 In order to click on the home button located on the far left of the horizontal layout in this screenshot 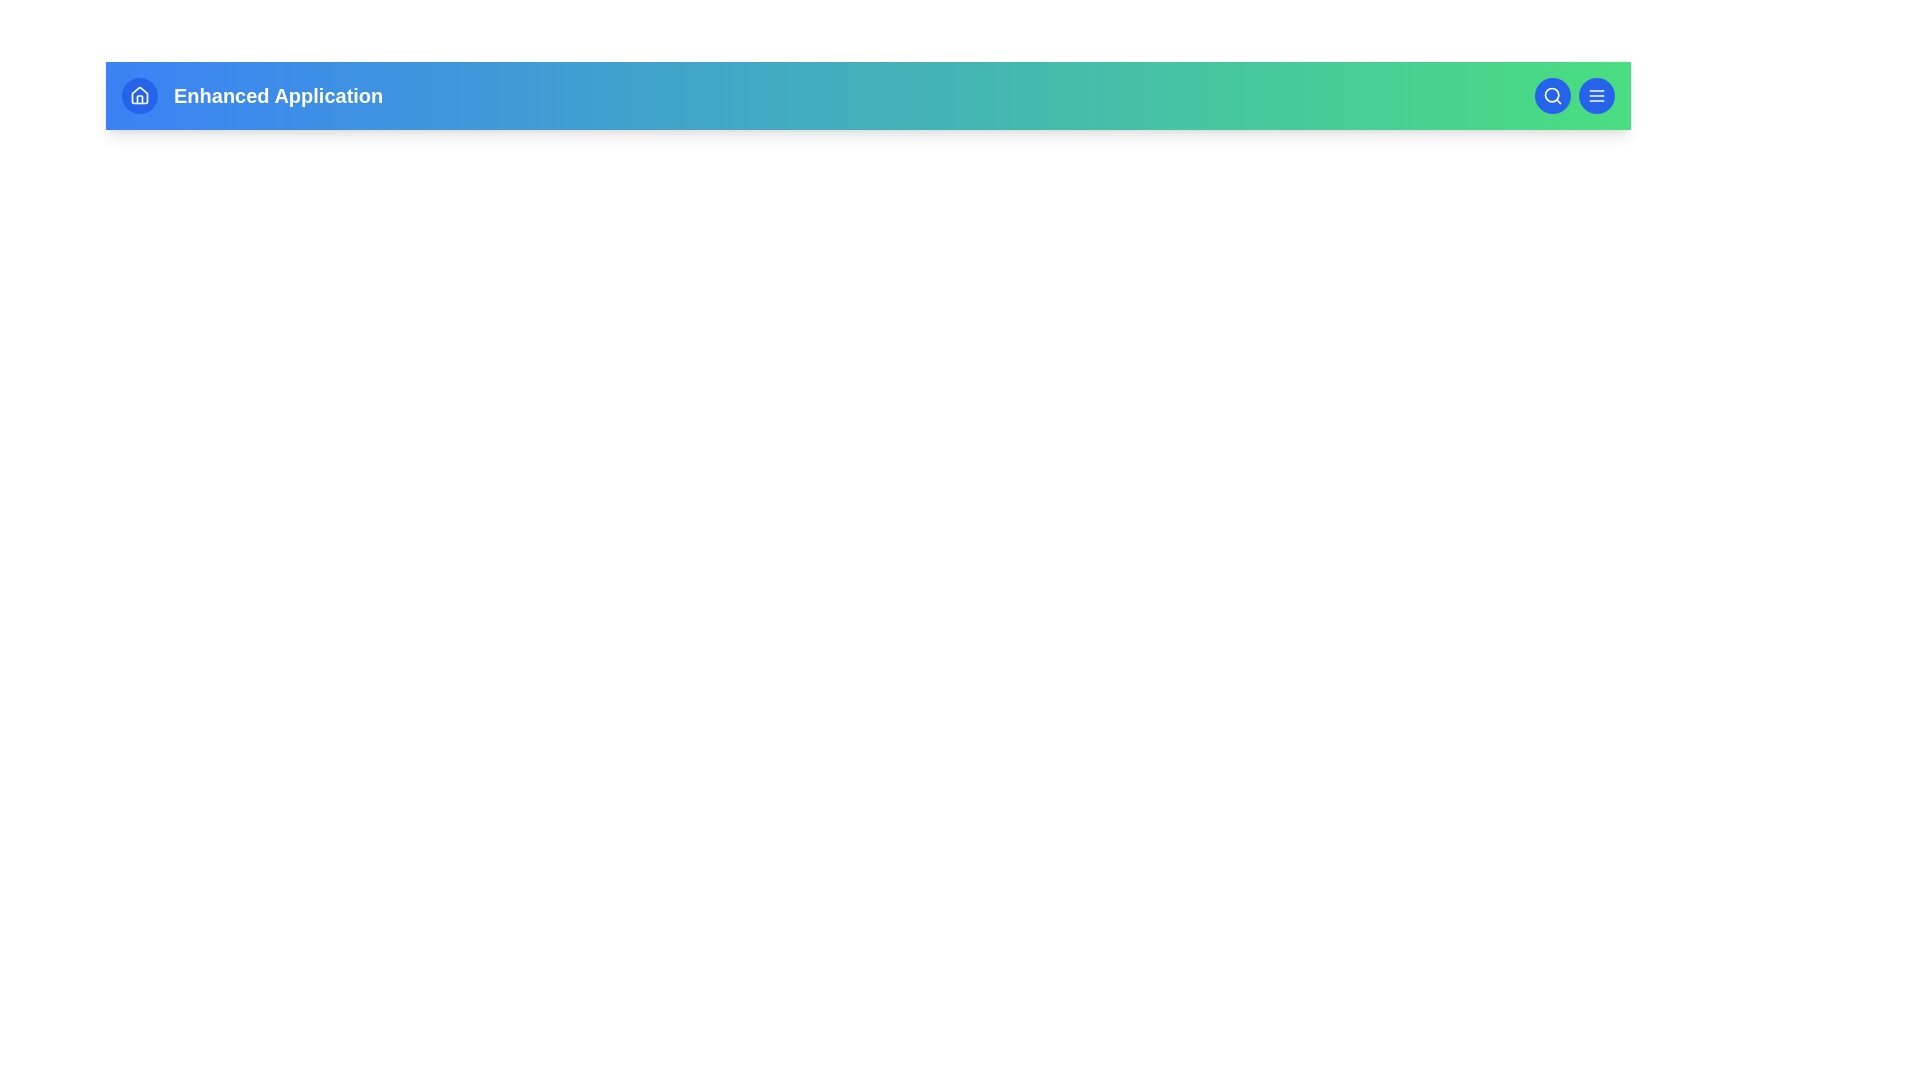, I will do `click(138, 96)`.